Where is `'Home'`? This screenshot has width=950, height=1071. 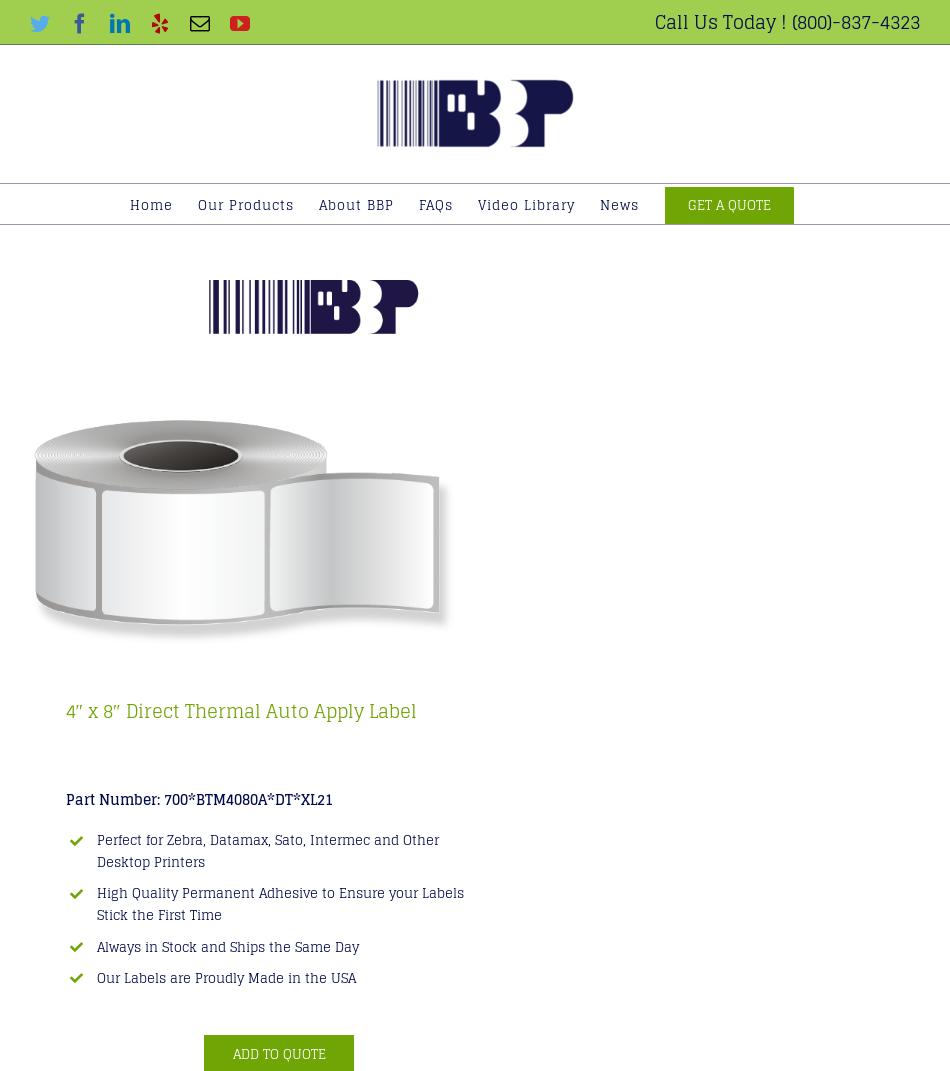
'Home' is located at coordinates (151, 204).